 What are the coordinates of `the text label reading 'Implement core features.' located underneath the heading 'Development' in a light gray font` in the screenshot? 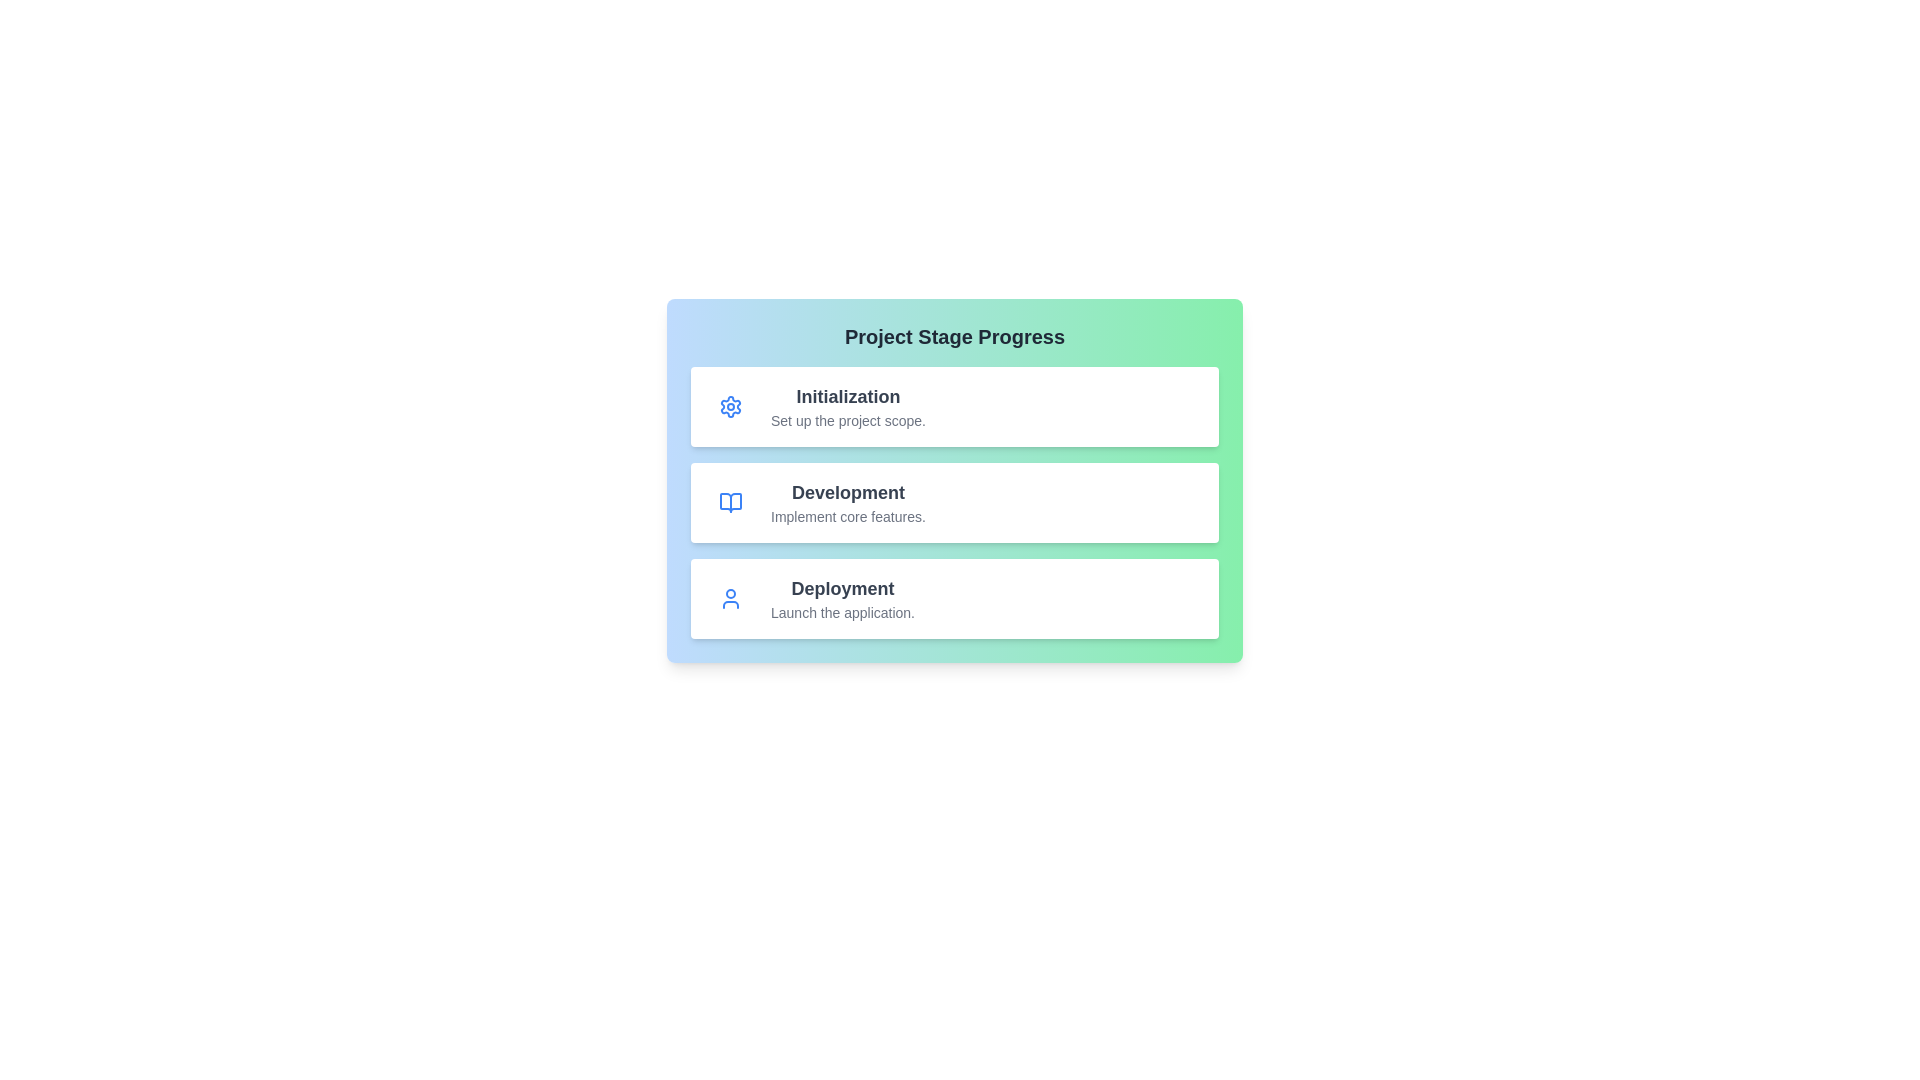 It's located at (848, 515).